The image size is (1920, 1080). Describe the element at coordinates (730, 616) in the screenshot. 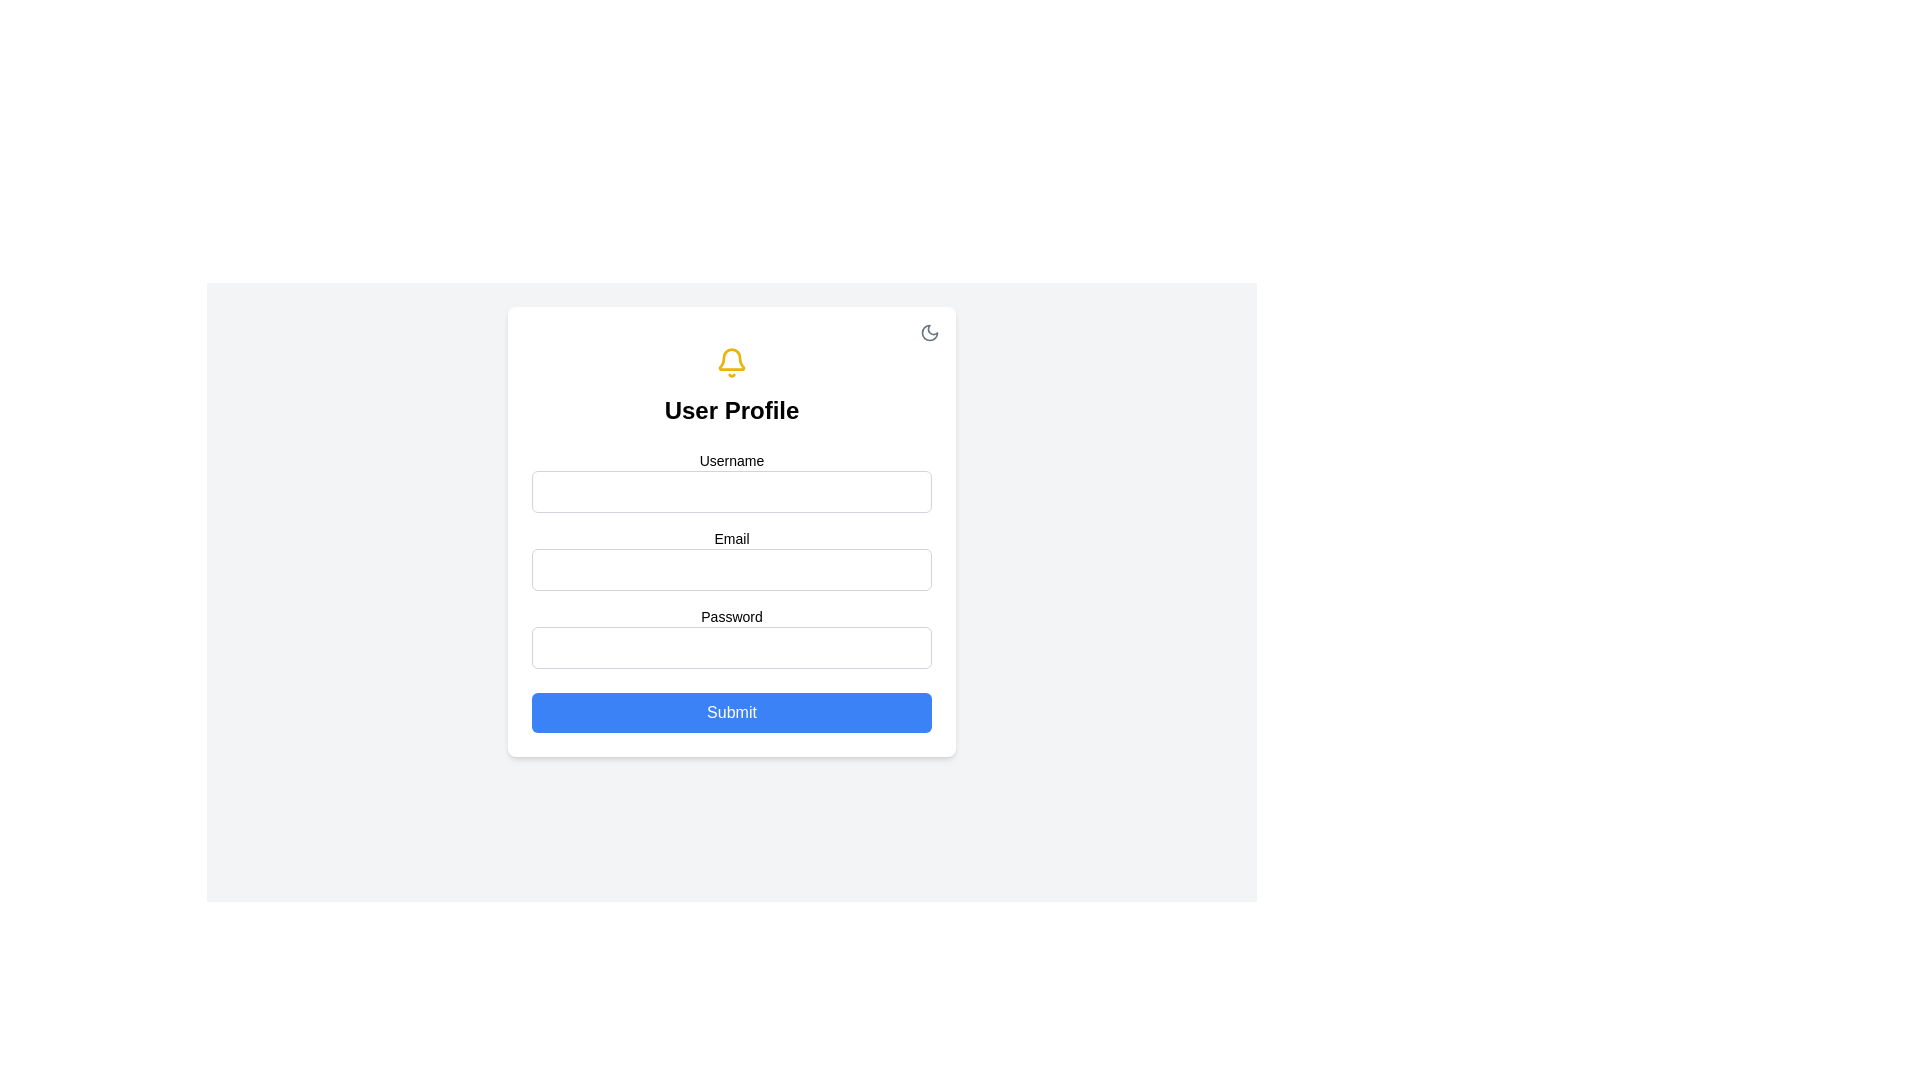

I see `the 'Password' label element, which is styled in a smaller font and positioned above the password input field in the form` at that location.